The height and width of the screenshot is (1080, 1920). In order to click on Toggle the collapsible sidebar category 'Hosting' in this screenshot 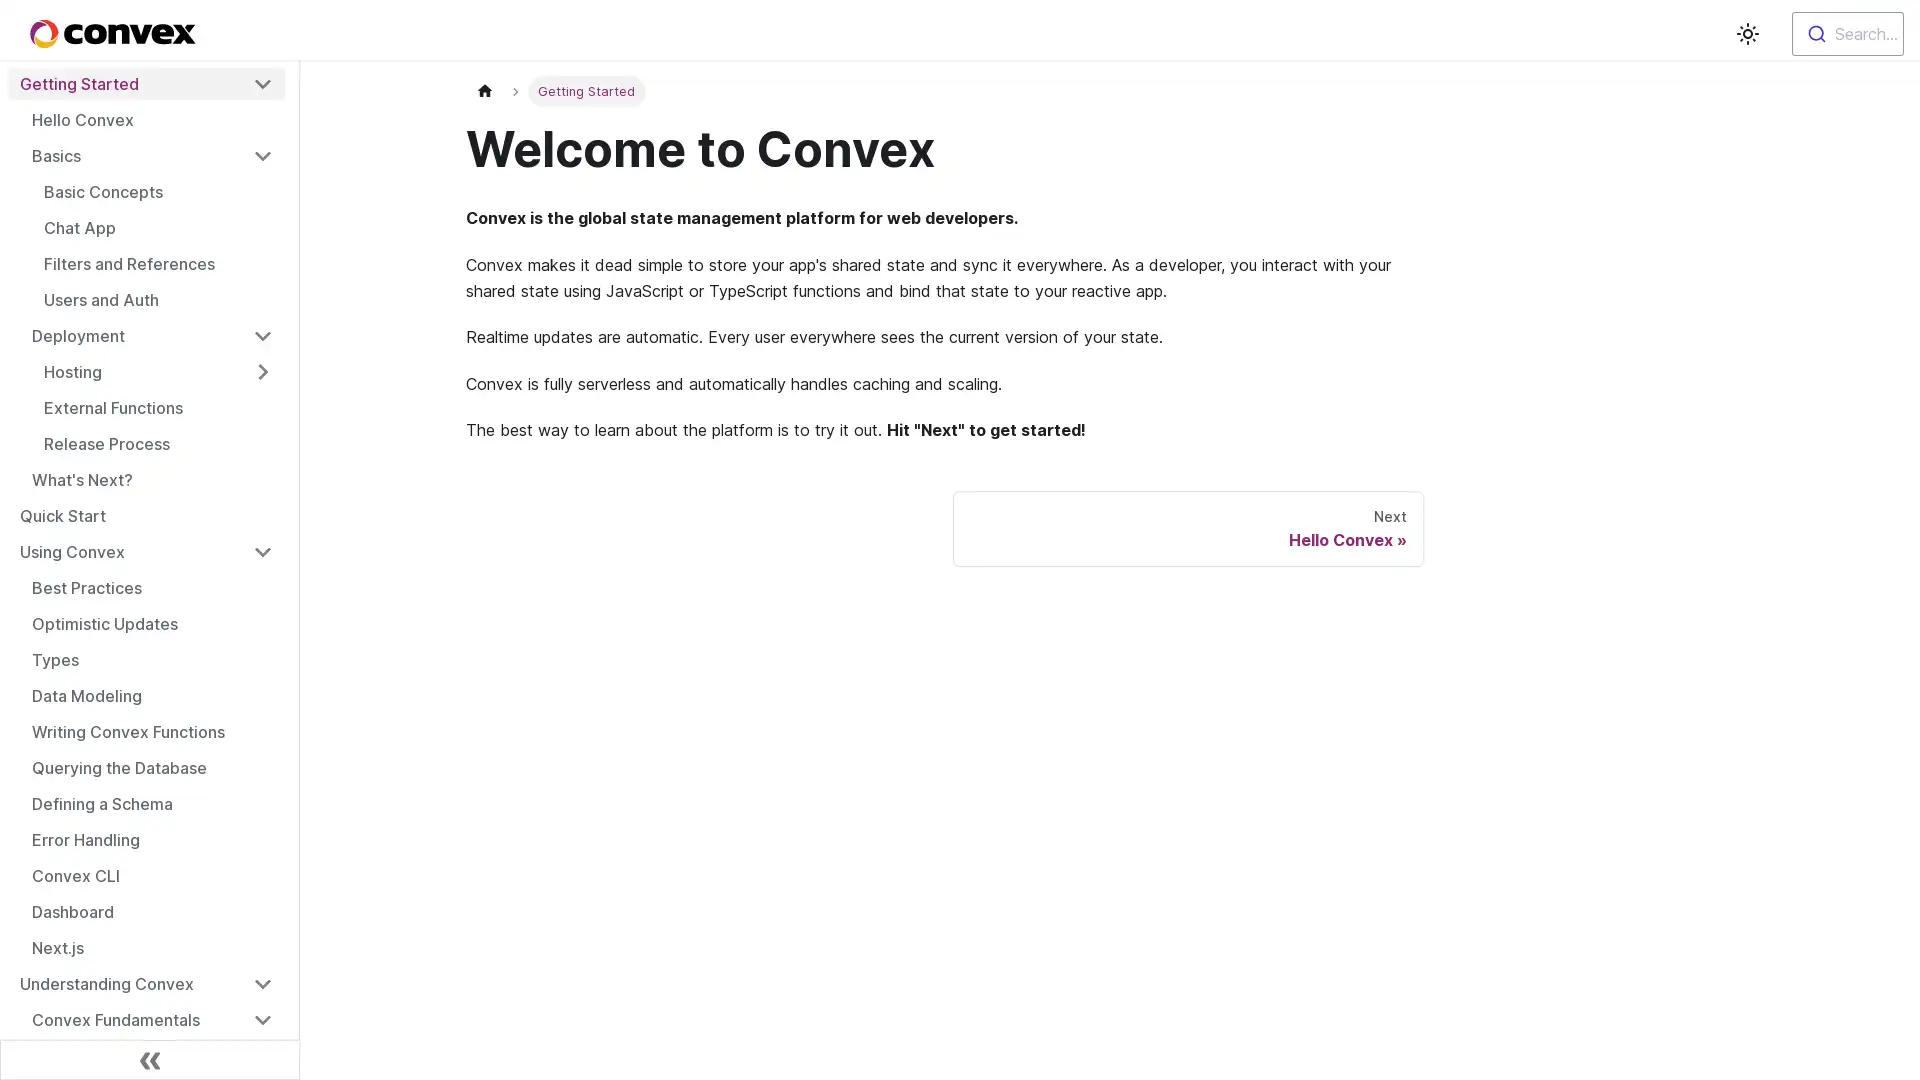, I will do `click(262, 371)`.